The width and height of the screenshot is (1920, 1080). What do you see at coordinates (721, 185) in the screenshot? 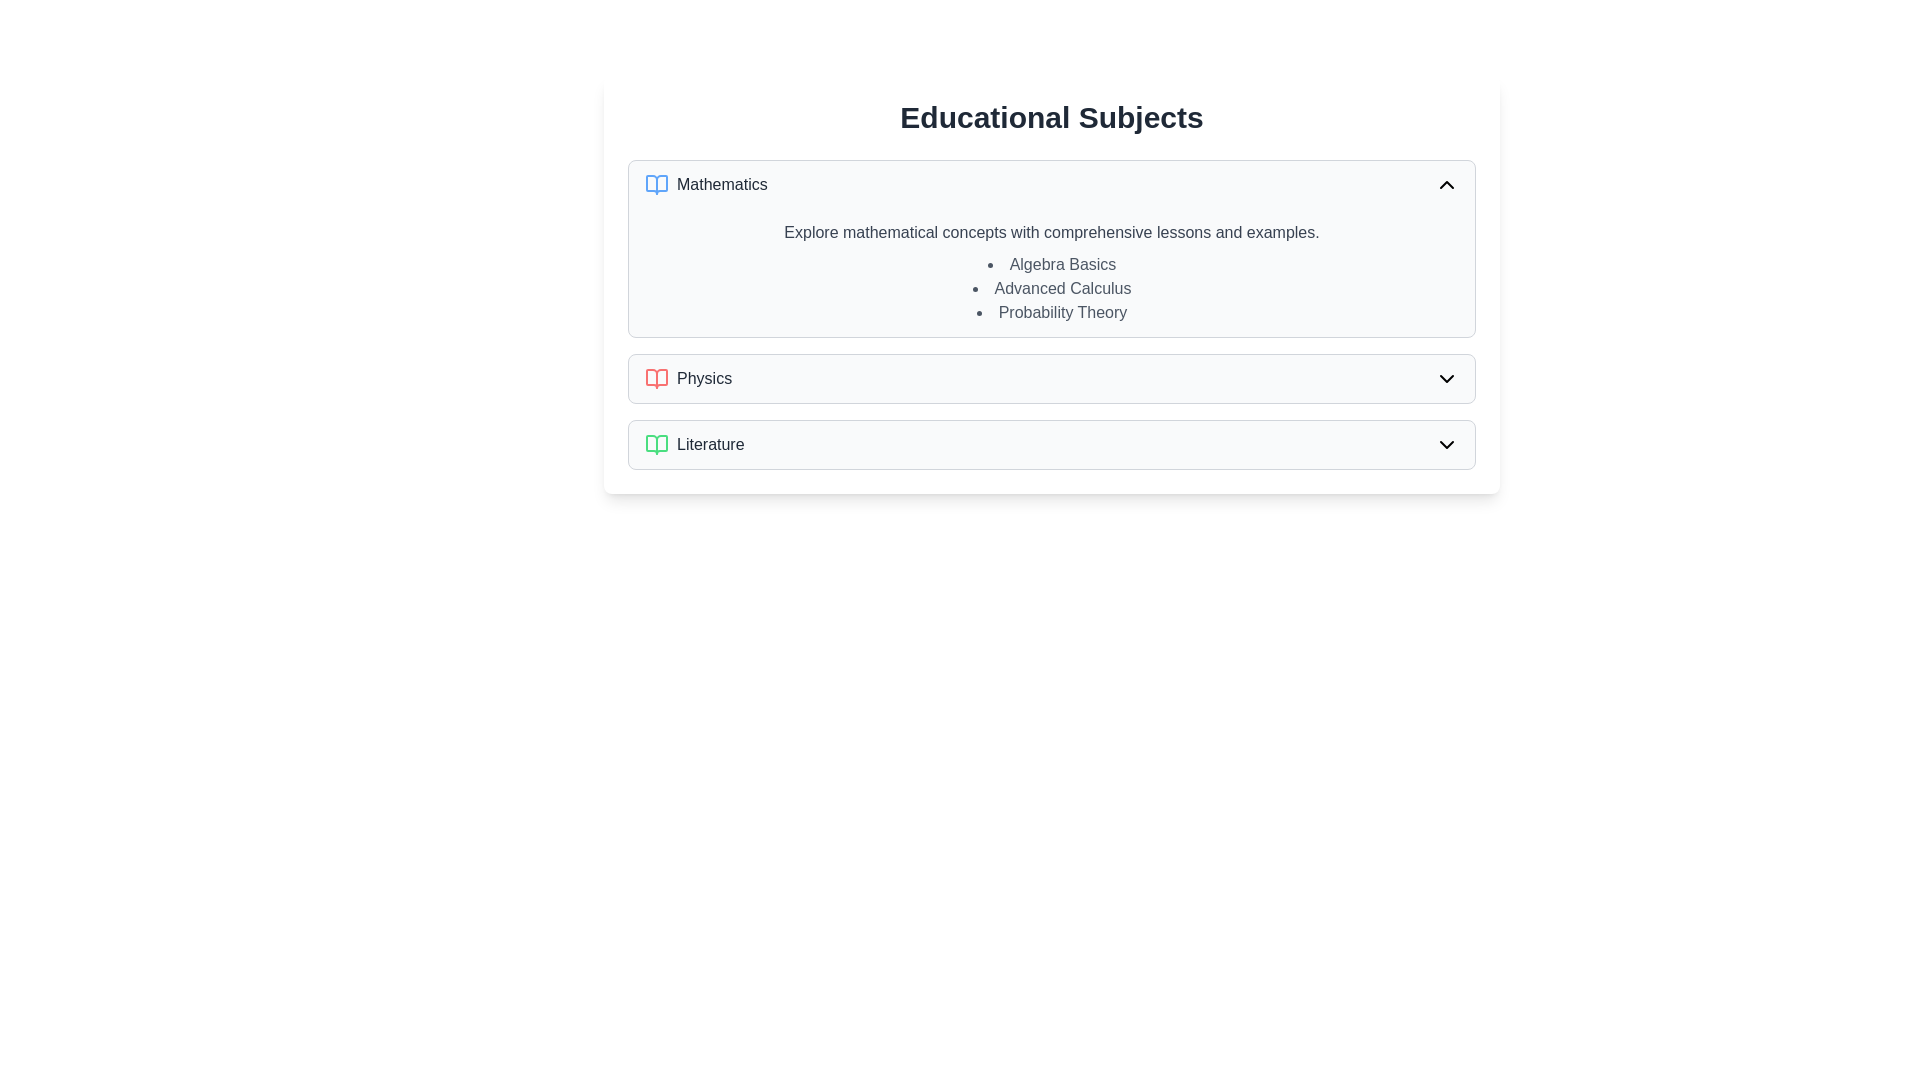
I see `the Text label indicating the subject title in the 'Educational Subjects' section, specifically within the header of the expanded 'Mathematics' section, which is positioned to the right of a blue book icon` at bounding box center [721, 185].